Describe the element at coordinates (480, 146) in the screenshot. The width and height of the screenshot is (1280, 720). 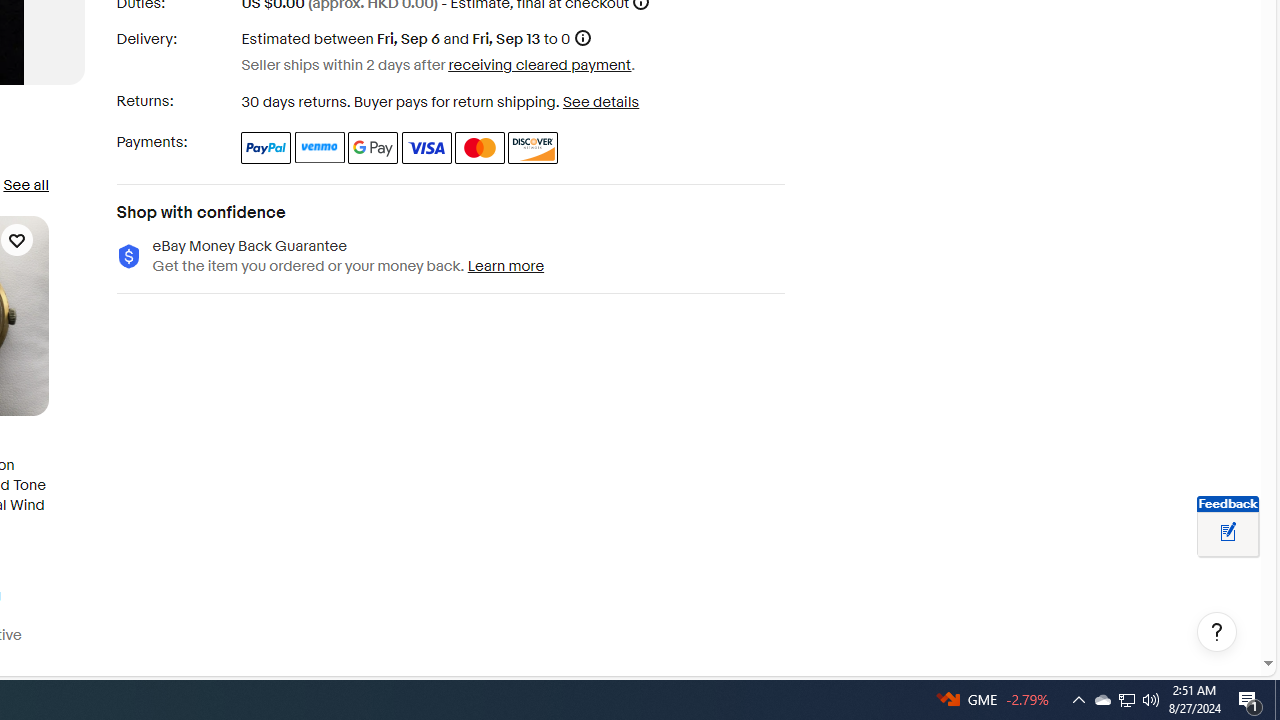
I see `'Master Card'` at that location.